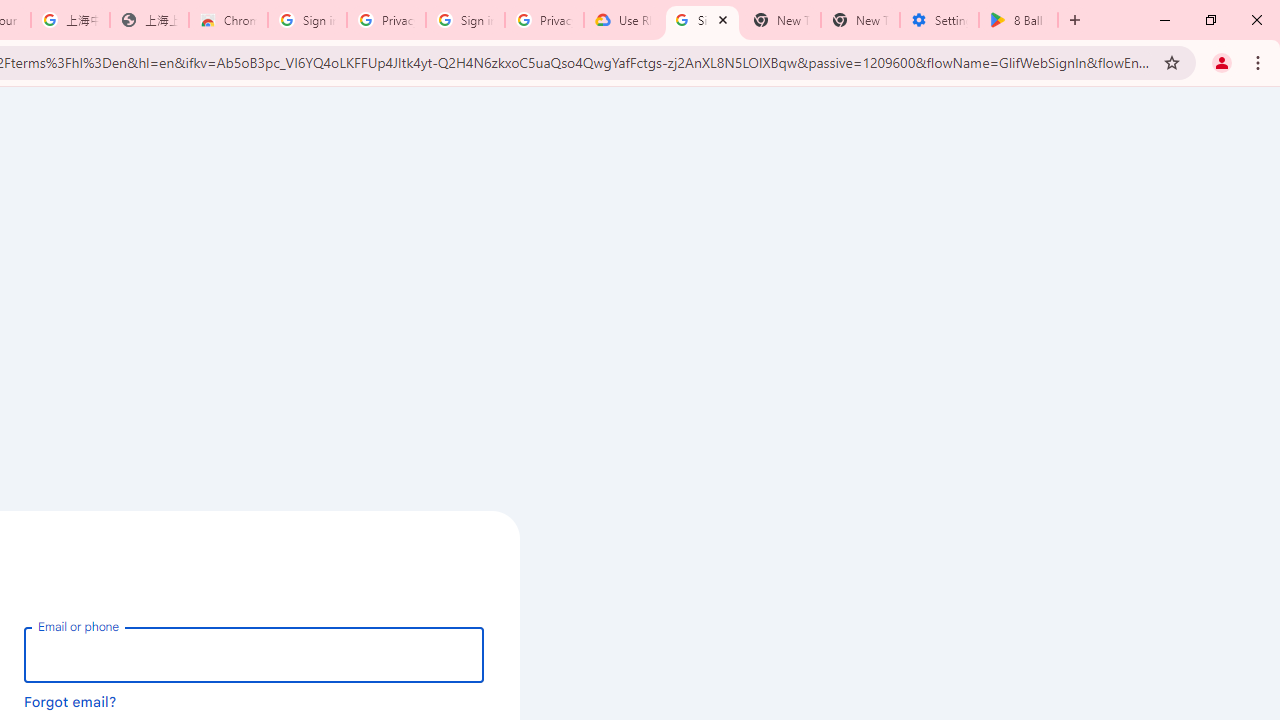 This screenshot has height=720, width=1280. Describe the element at coordinates (70, 700) in the screenshot. I see `'Forgot email?'` at that location.